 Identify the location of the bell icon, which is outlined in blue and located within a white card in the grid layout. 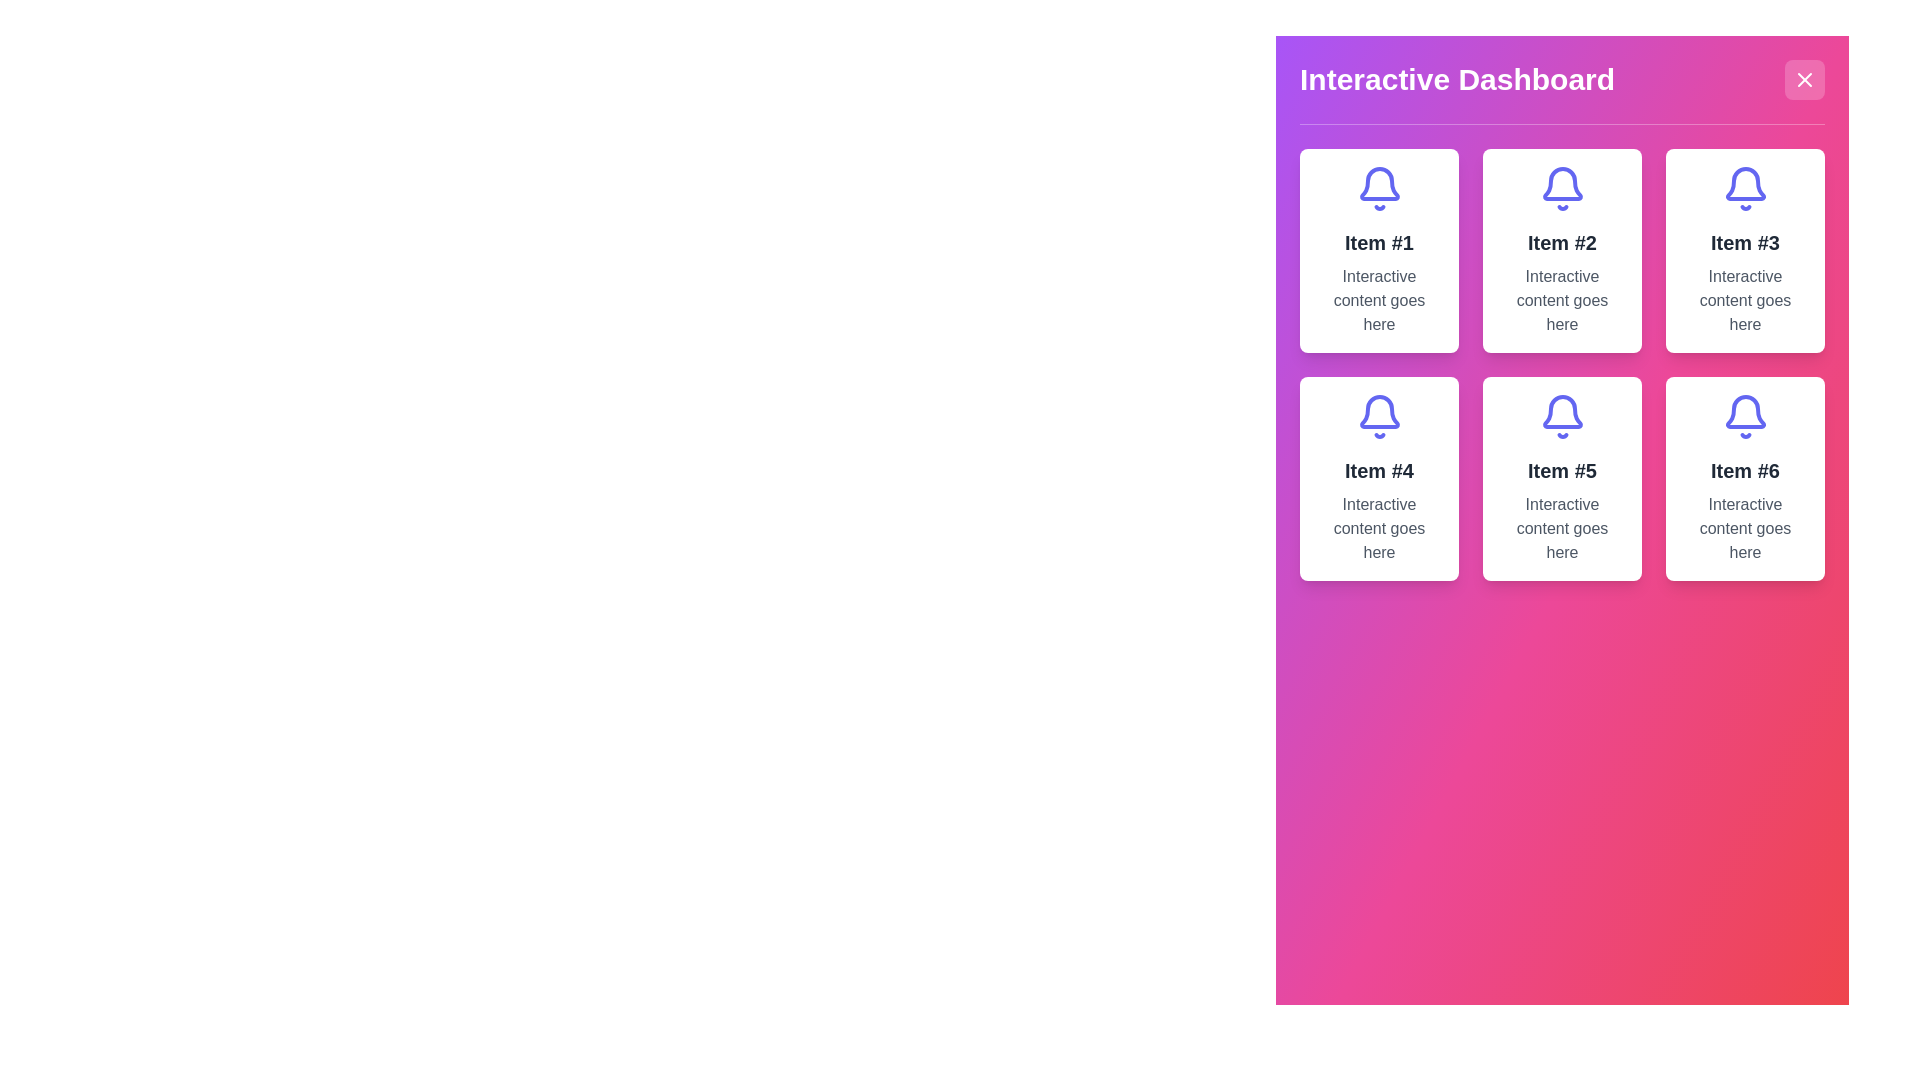
(1378, 411).